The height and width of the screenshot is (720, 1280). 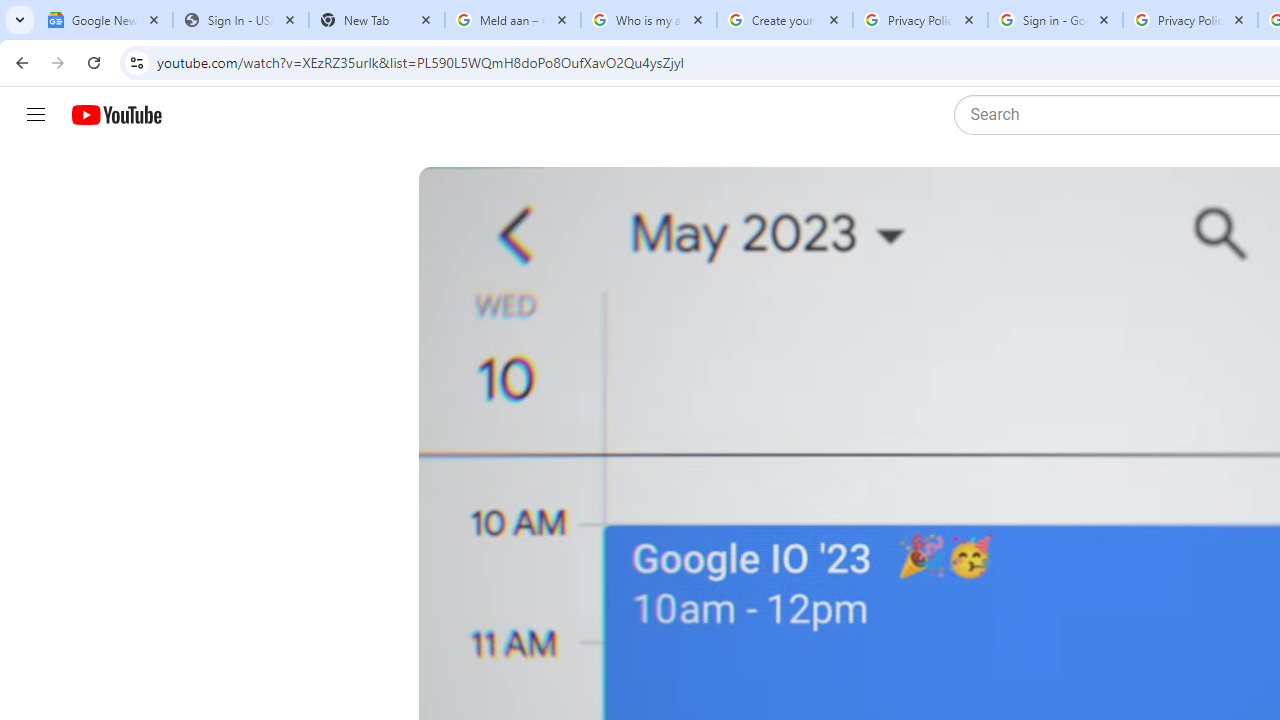 What do you see at coordinates (783, 20) in the screenshot?
I see `'Create your Google Account'` at bounding box center [783, 20].